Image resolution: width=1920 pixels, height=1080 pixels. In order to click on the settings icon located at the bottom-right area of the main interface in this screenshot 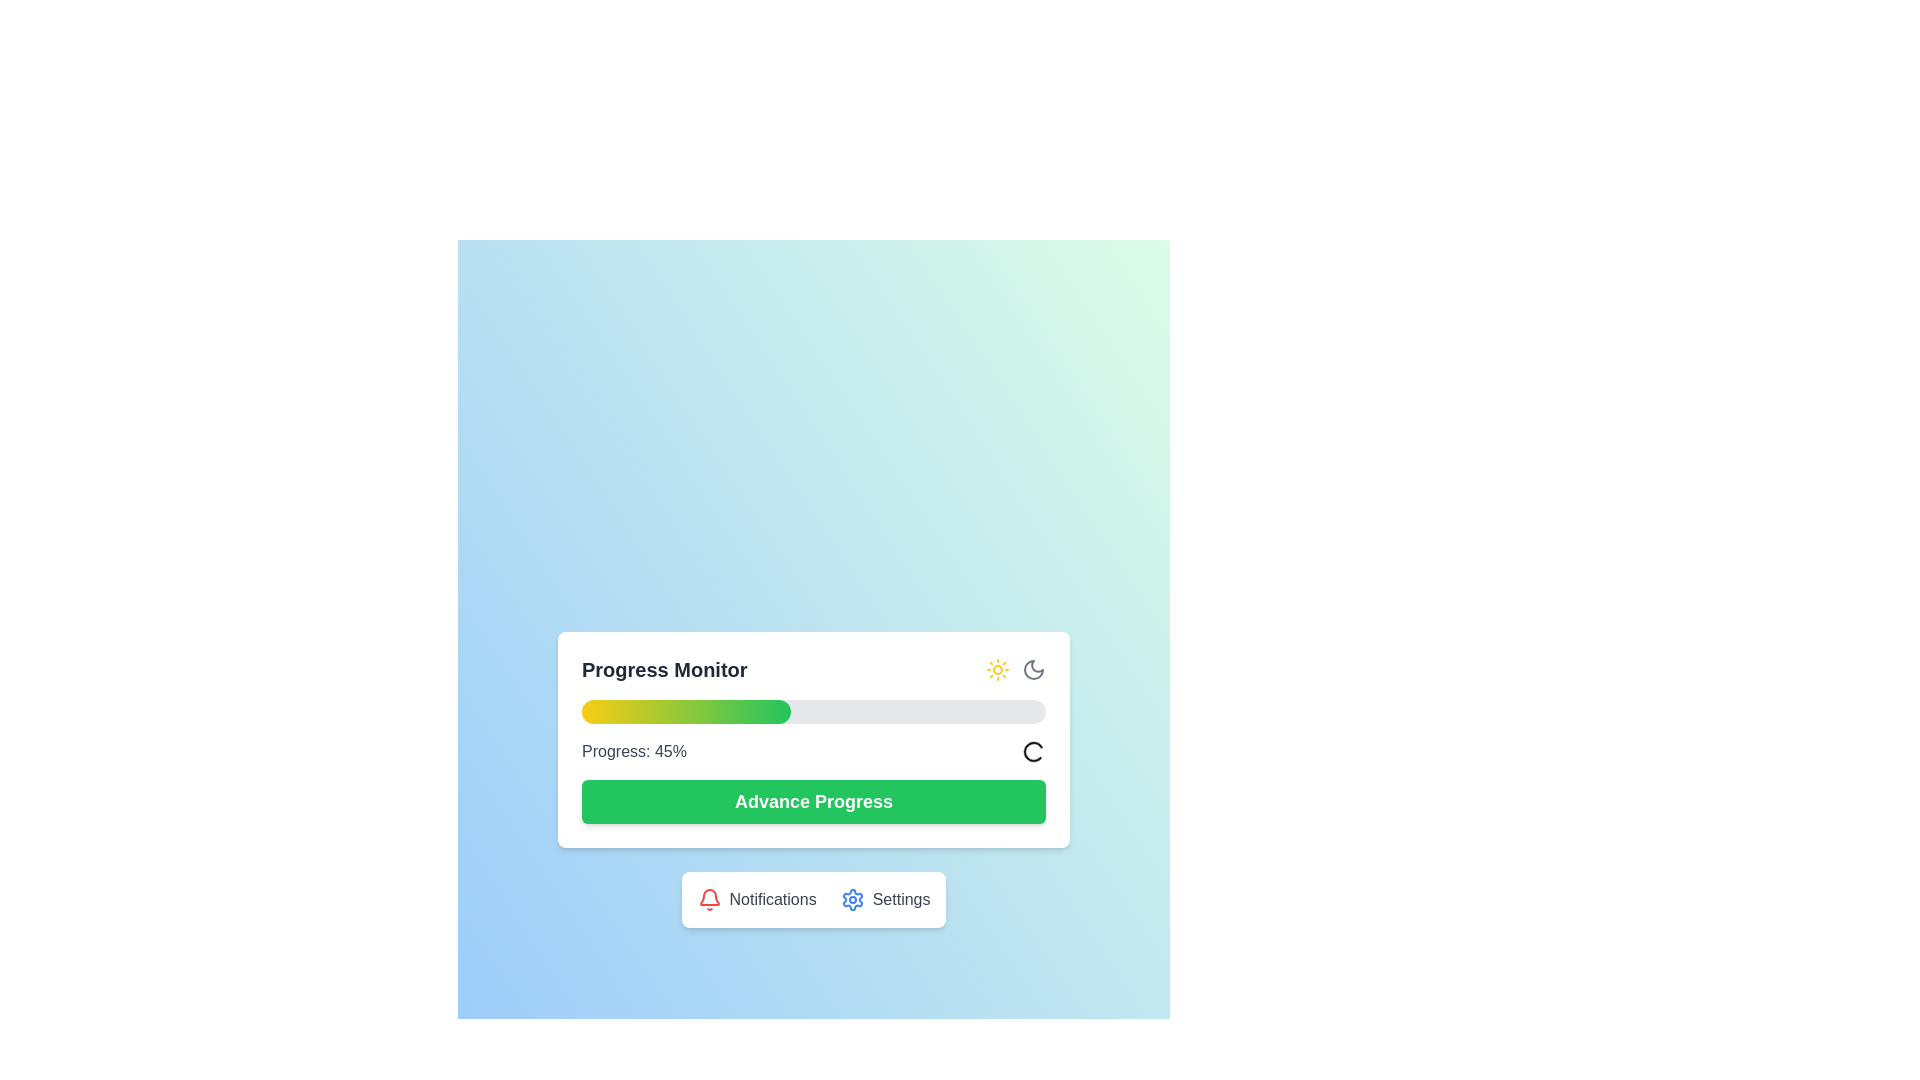, I will do `click(852, 898)`.